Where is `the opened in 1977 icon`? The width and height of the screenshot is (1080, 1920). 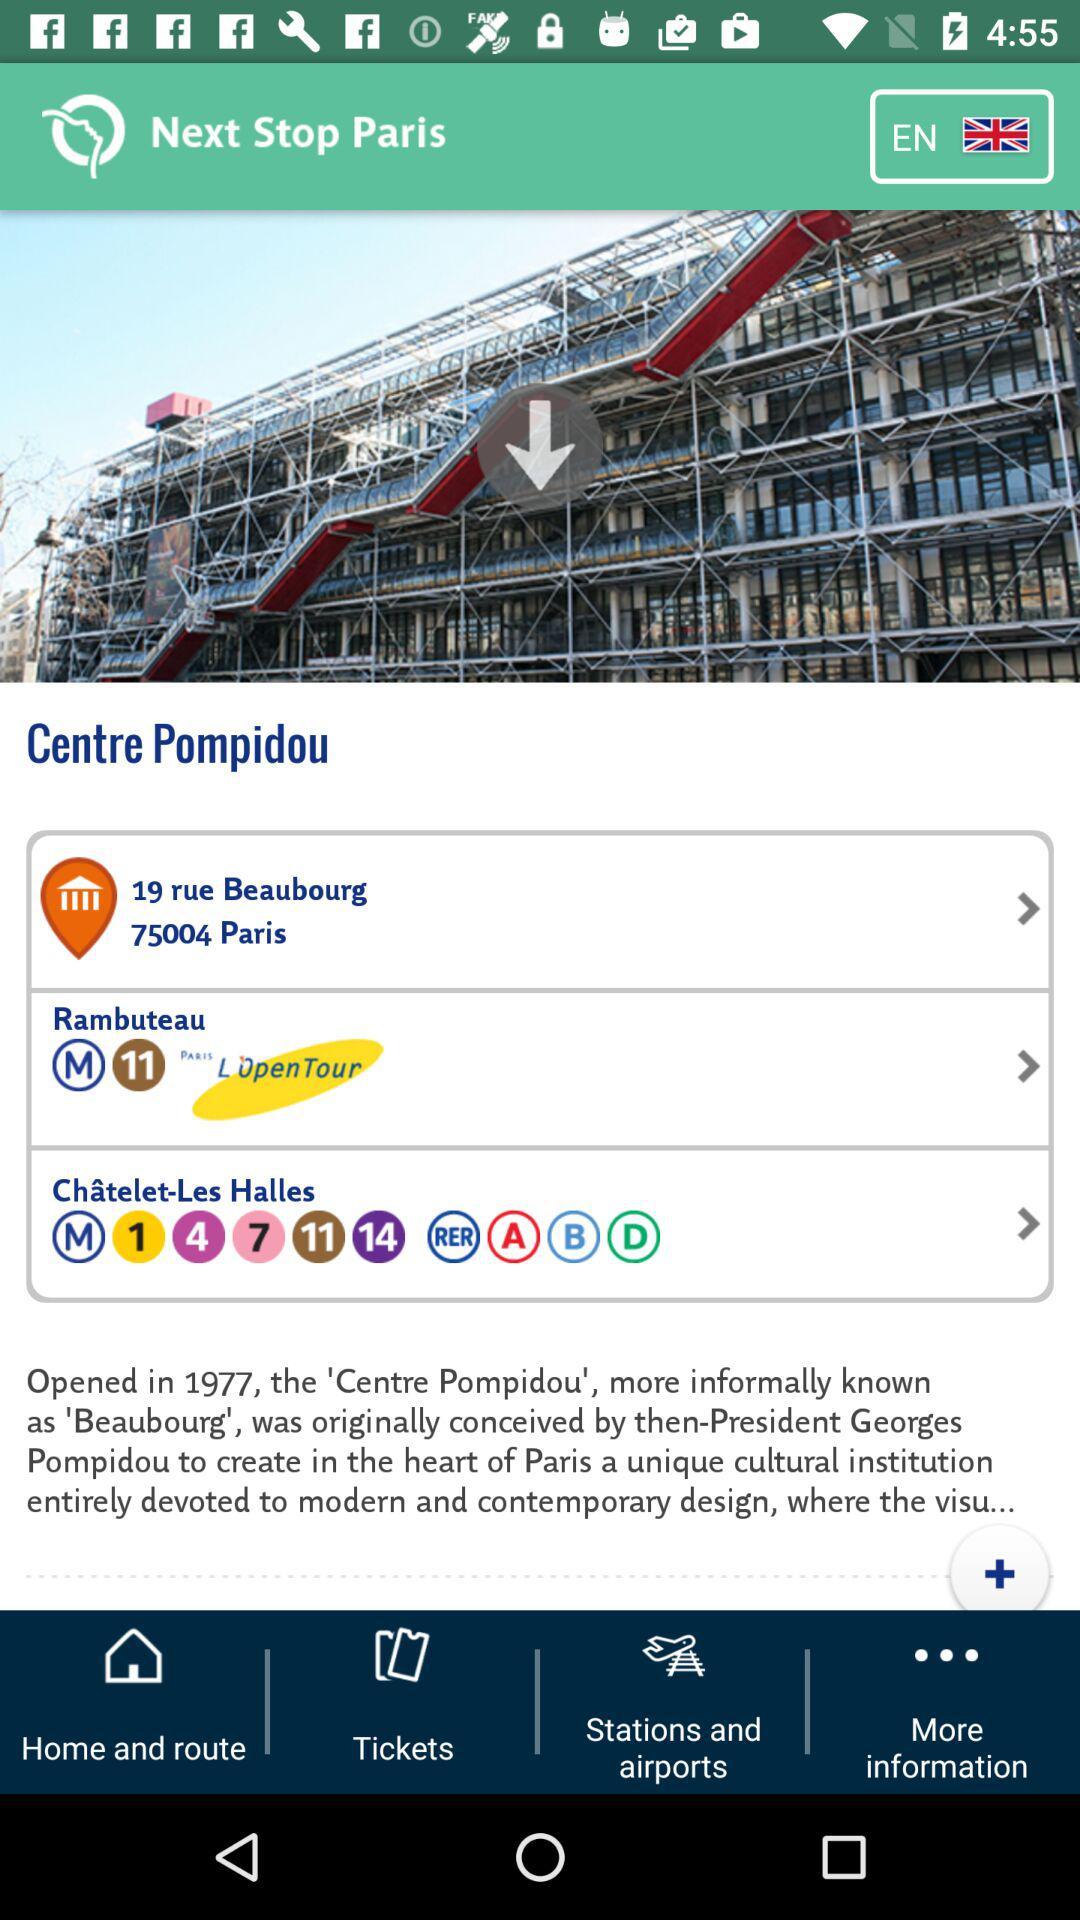 the opened in 1977 icon is located at coordinates (540, 1437).